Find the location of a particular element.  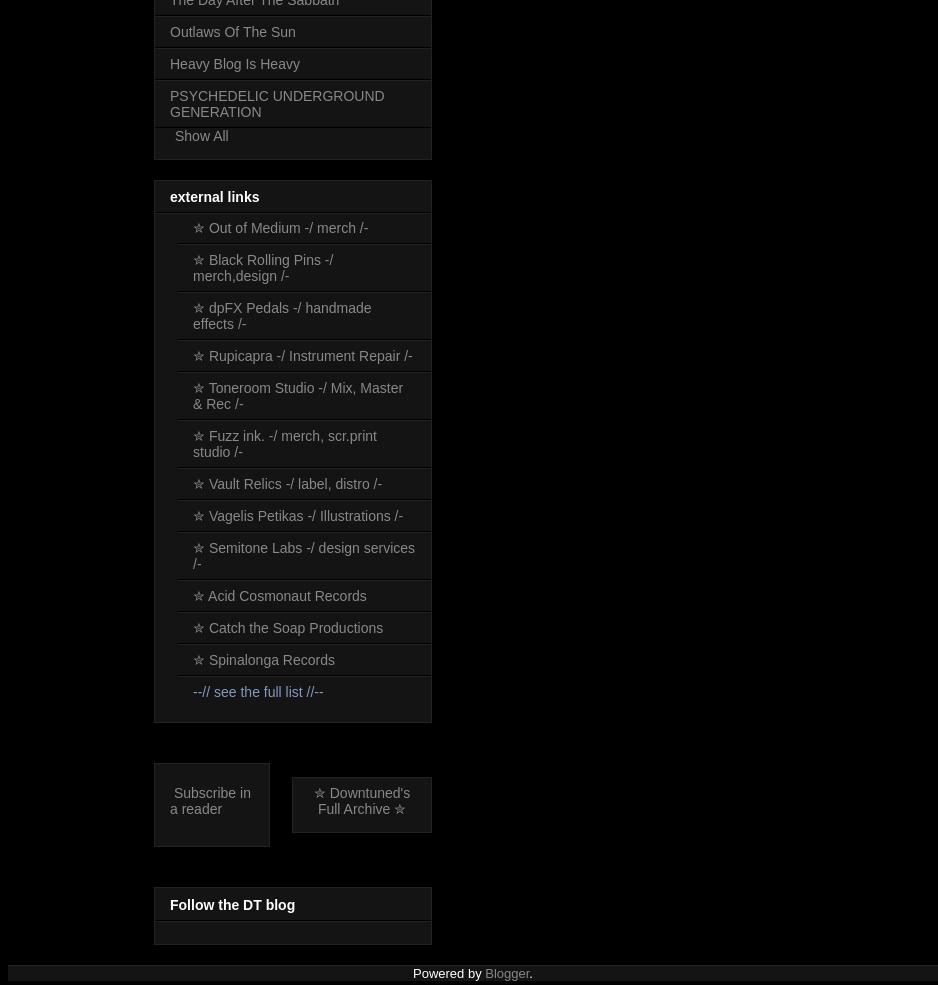

'✮ Black Rolling Pins  -/ merch,design /-' is located at coordinates (262, 267).